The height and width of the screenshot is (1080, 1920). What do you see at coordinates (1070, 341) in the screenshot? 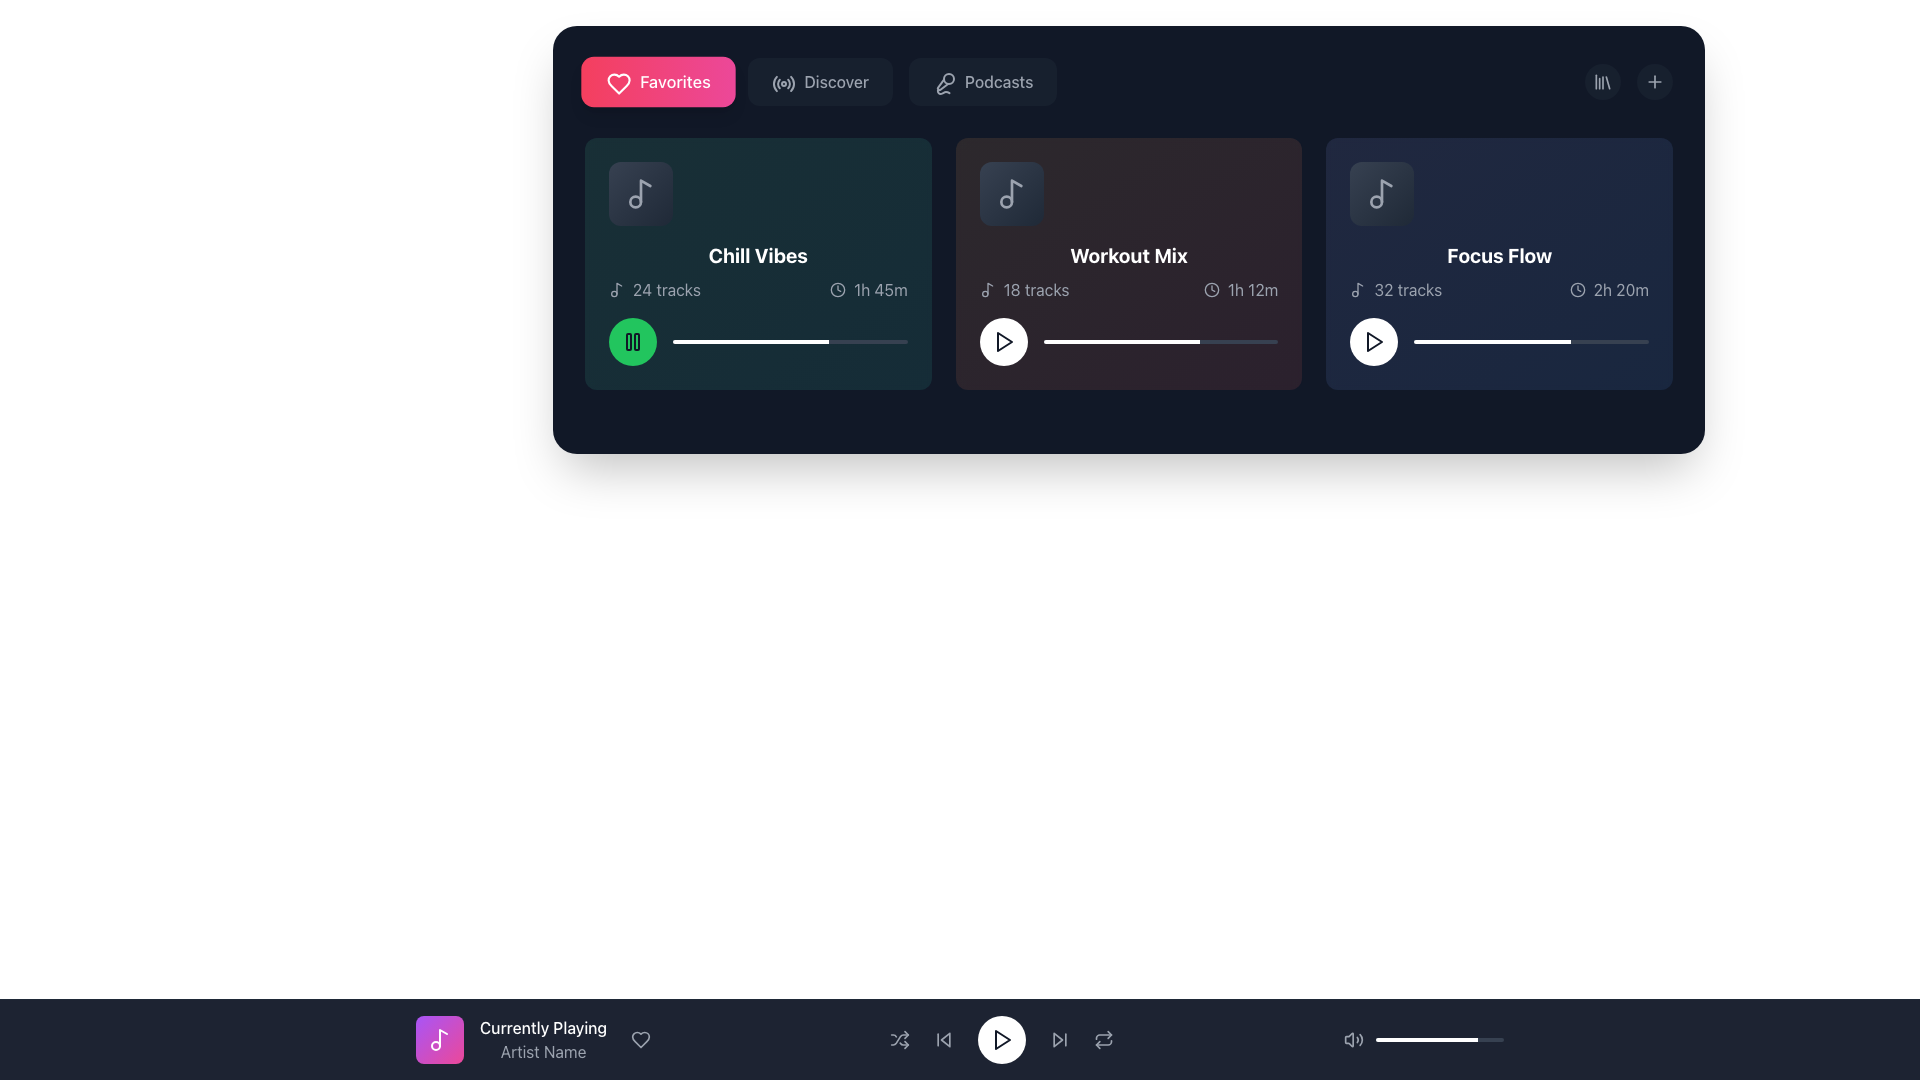
I see `the slider` at bounding box center [1070, 341].